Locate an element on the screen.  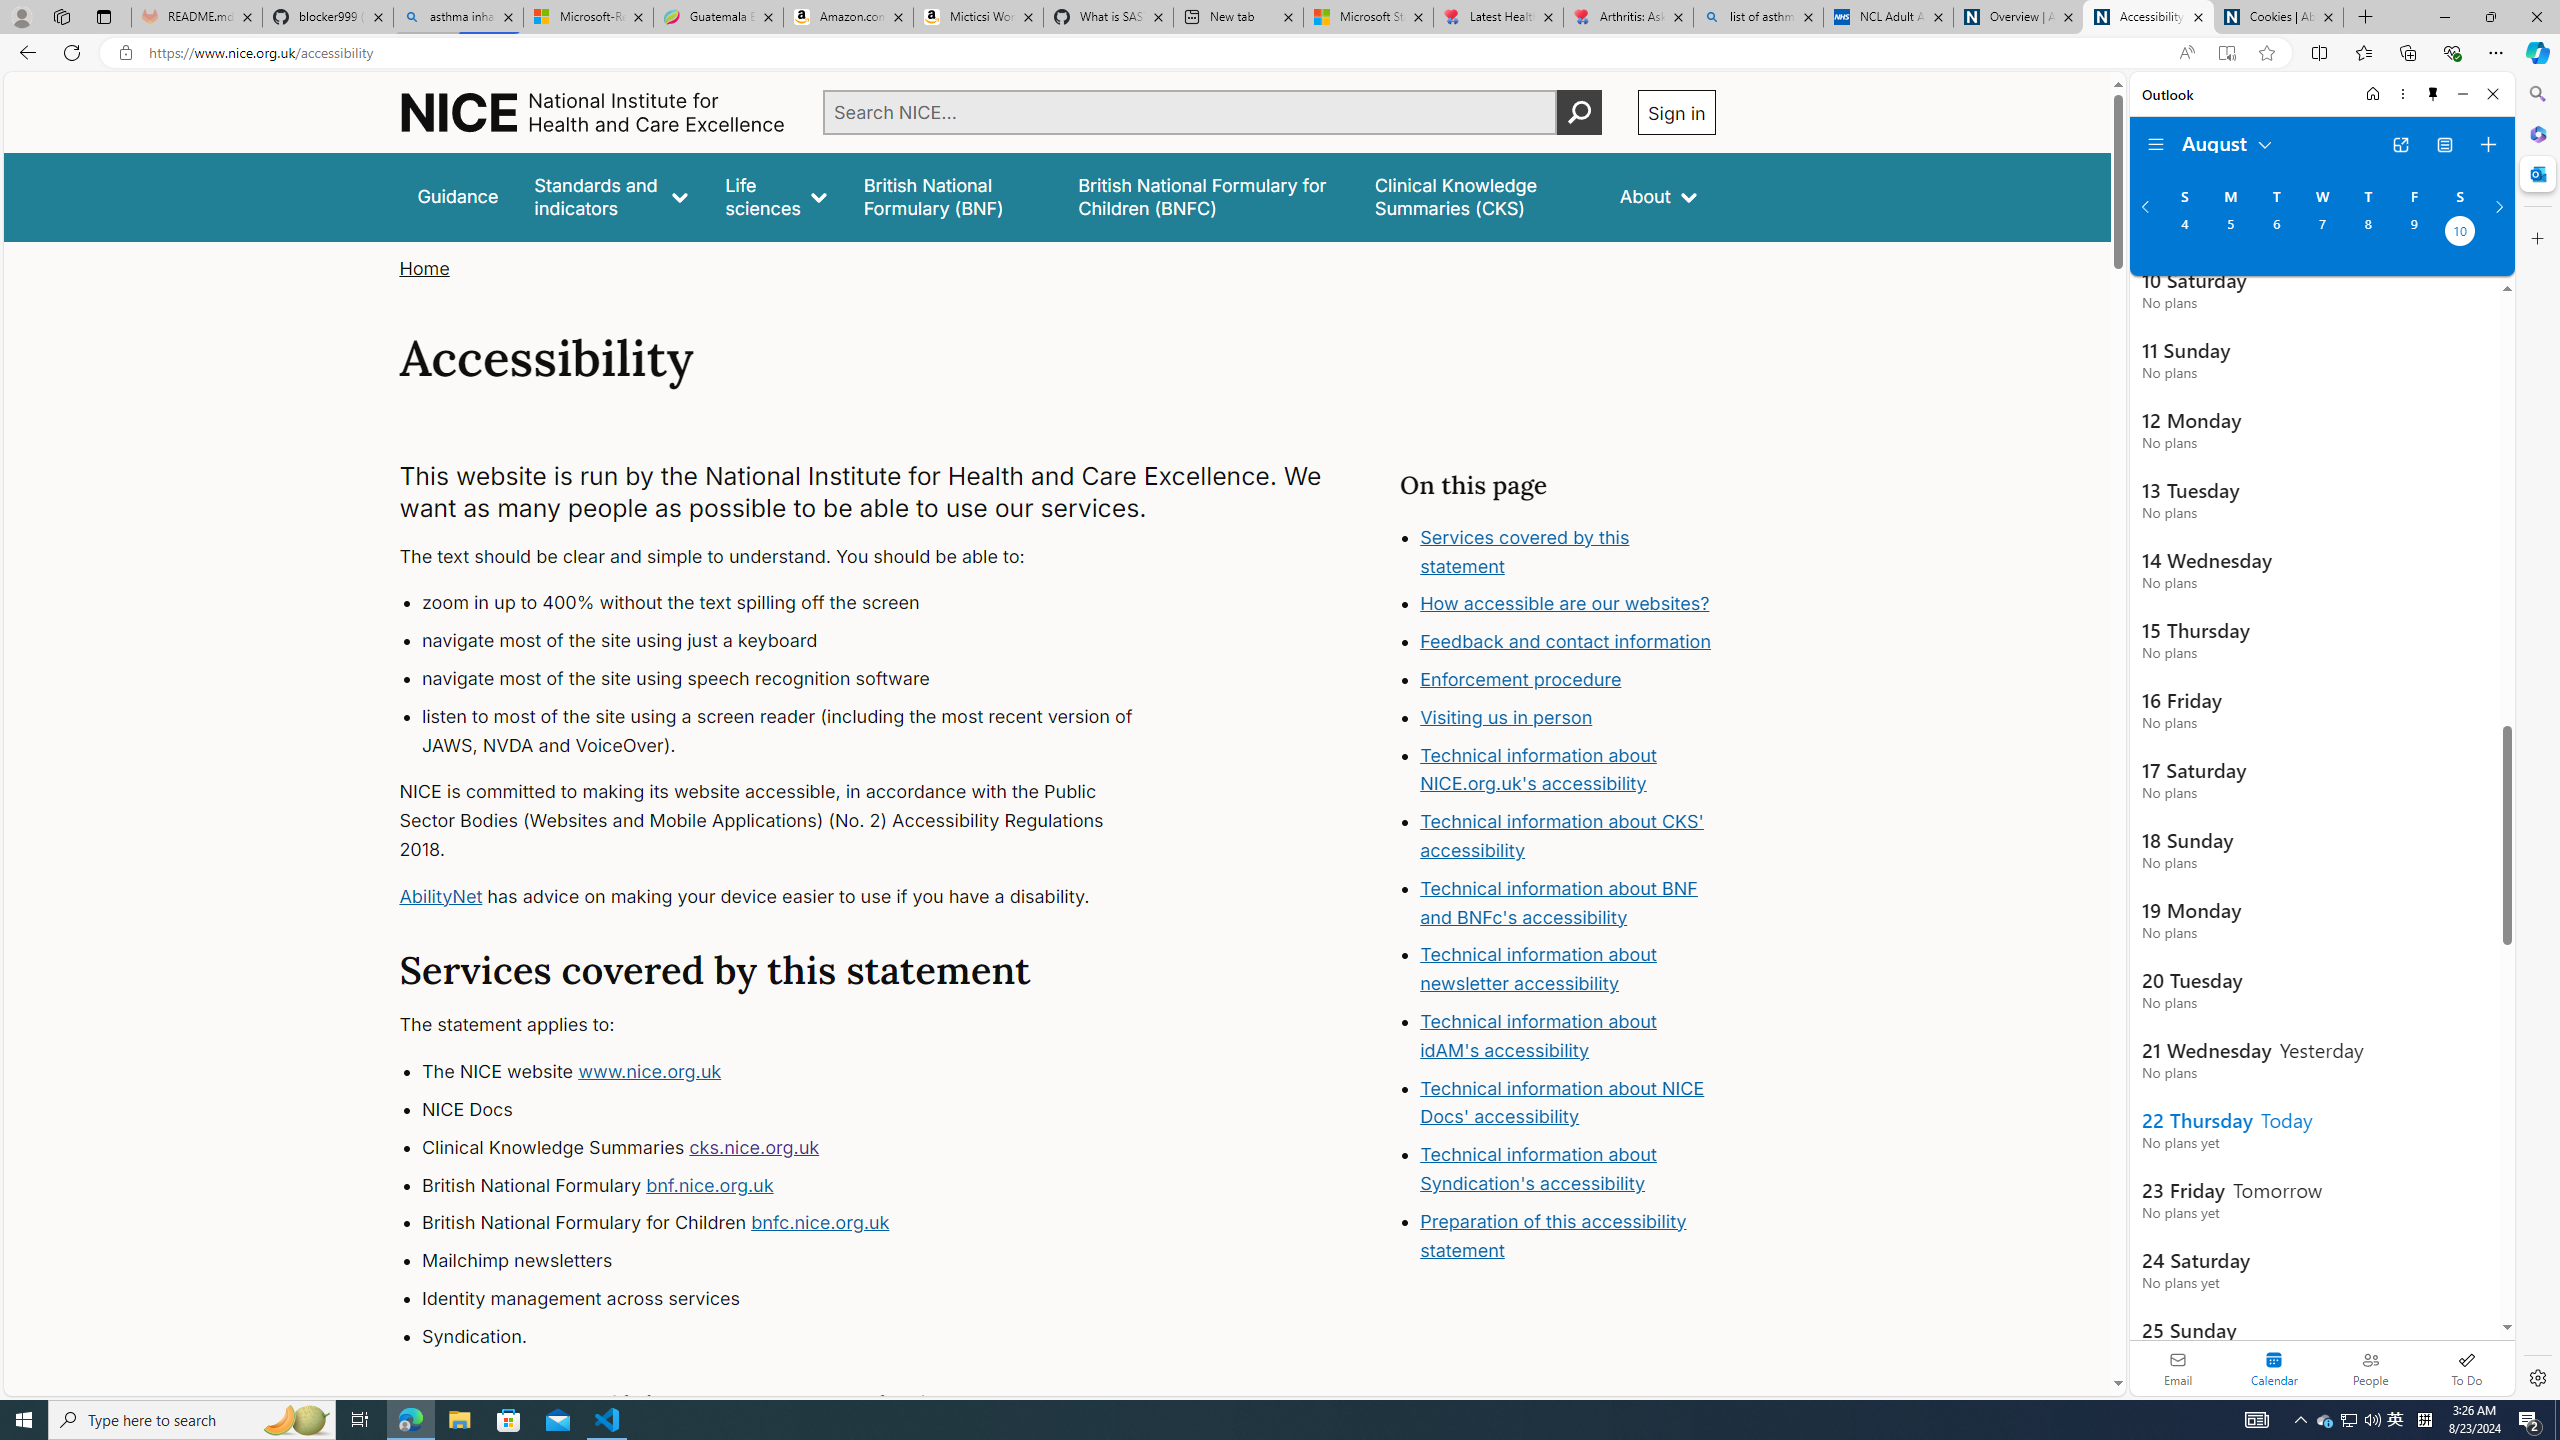
'Friday, August 9, 2024. ' is located at coordinates (2413, 233).